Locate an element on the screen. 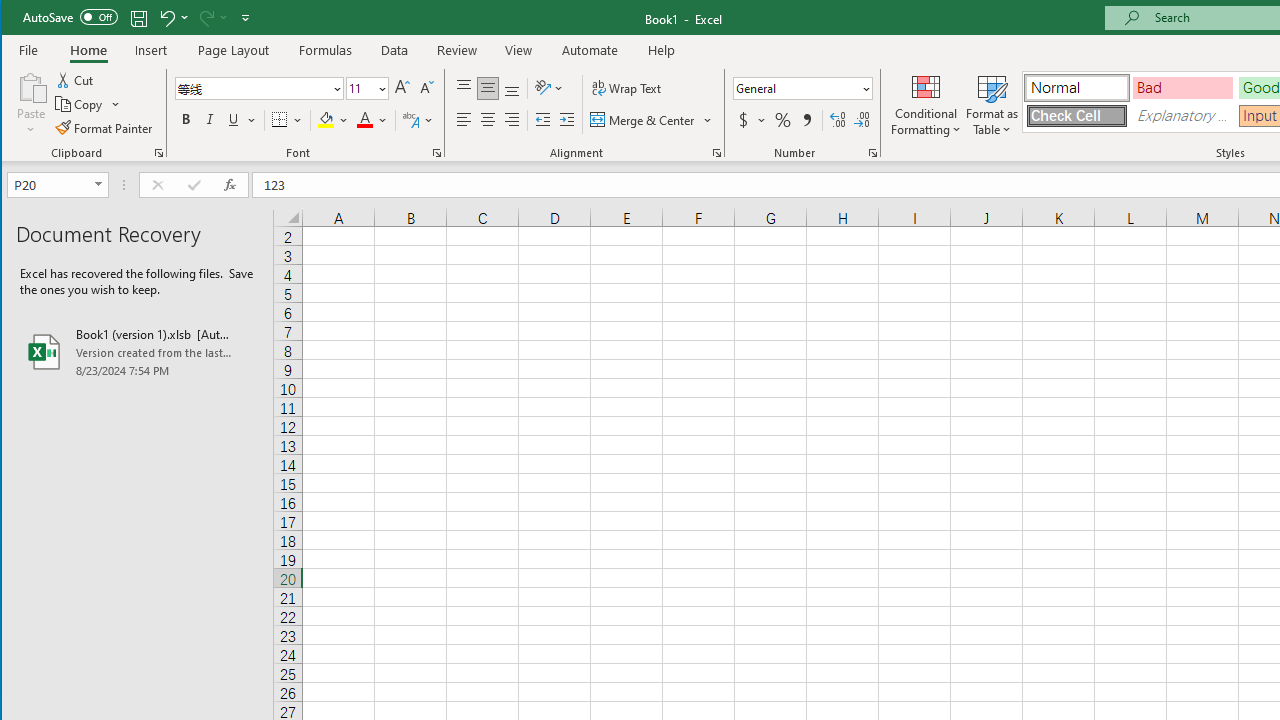 The image size is (1280, 720). 'Align Left' is located at coordinates (463, 120).